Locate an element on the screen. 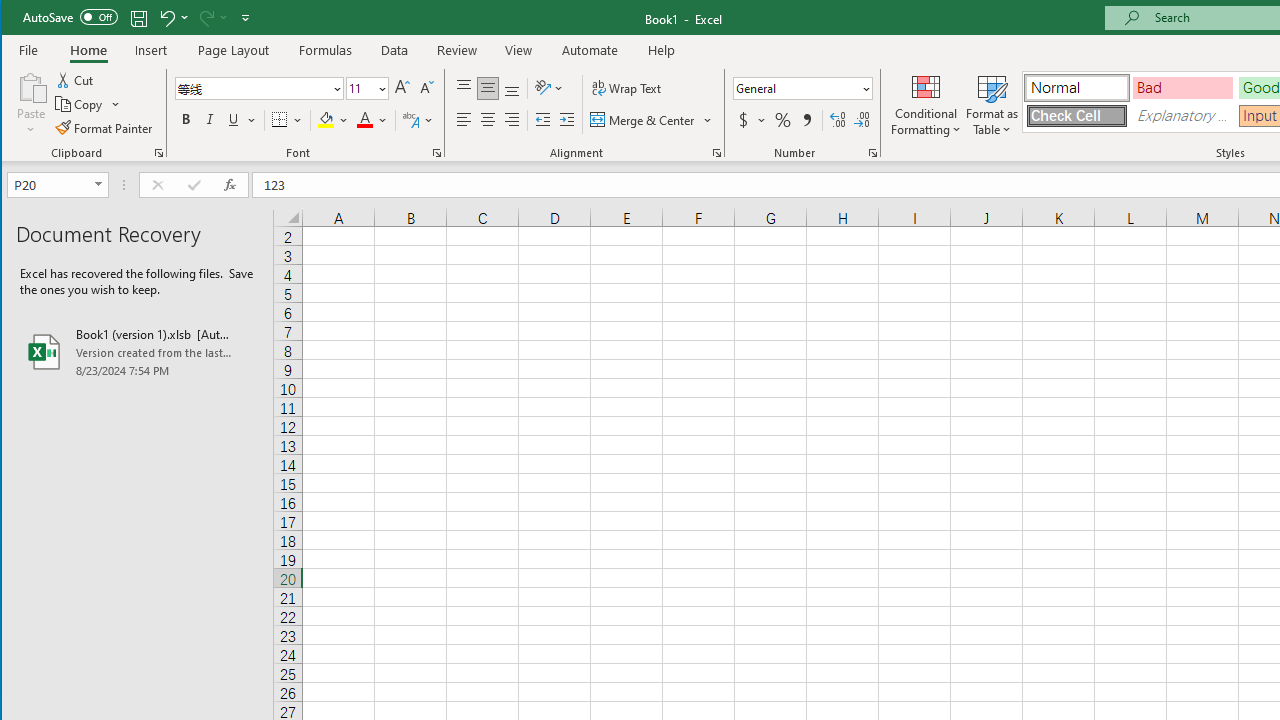 The image size is (1280, 720). 'Align Left' is located at coordinates (463, 120).